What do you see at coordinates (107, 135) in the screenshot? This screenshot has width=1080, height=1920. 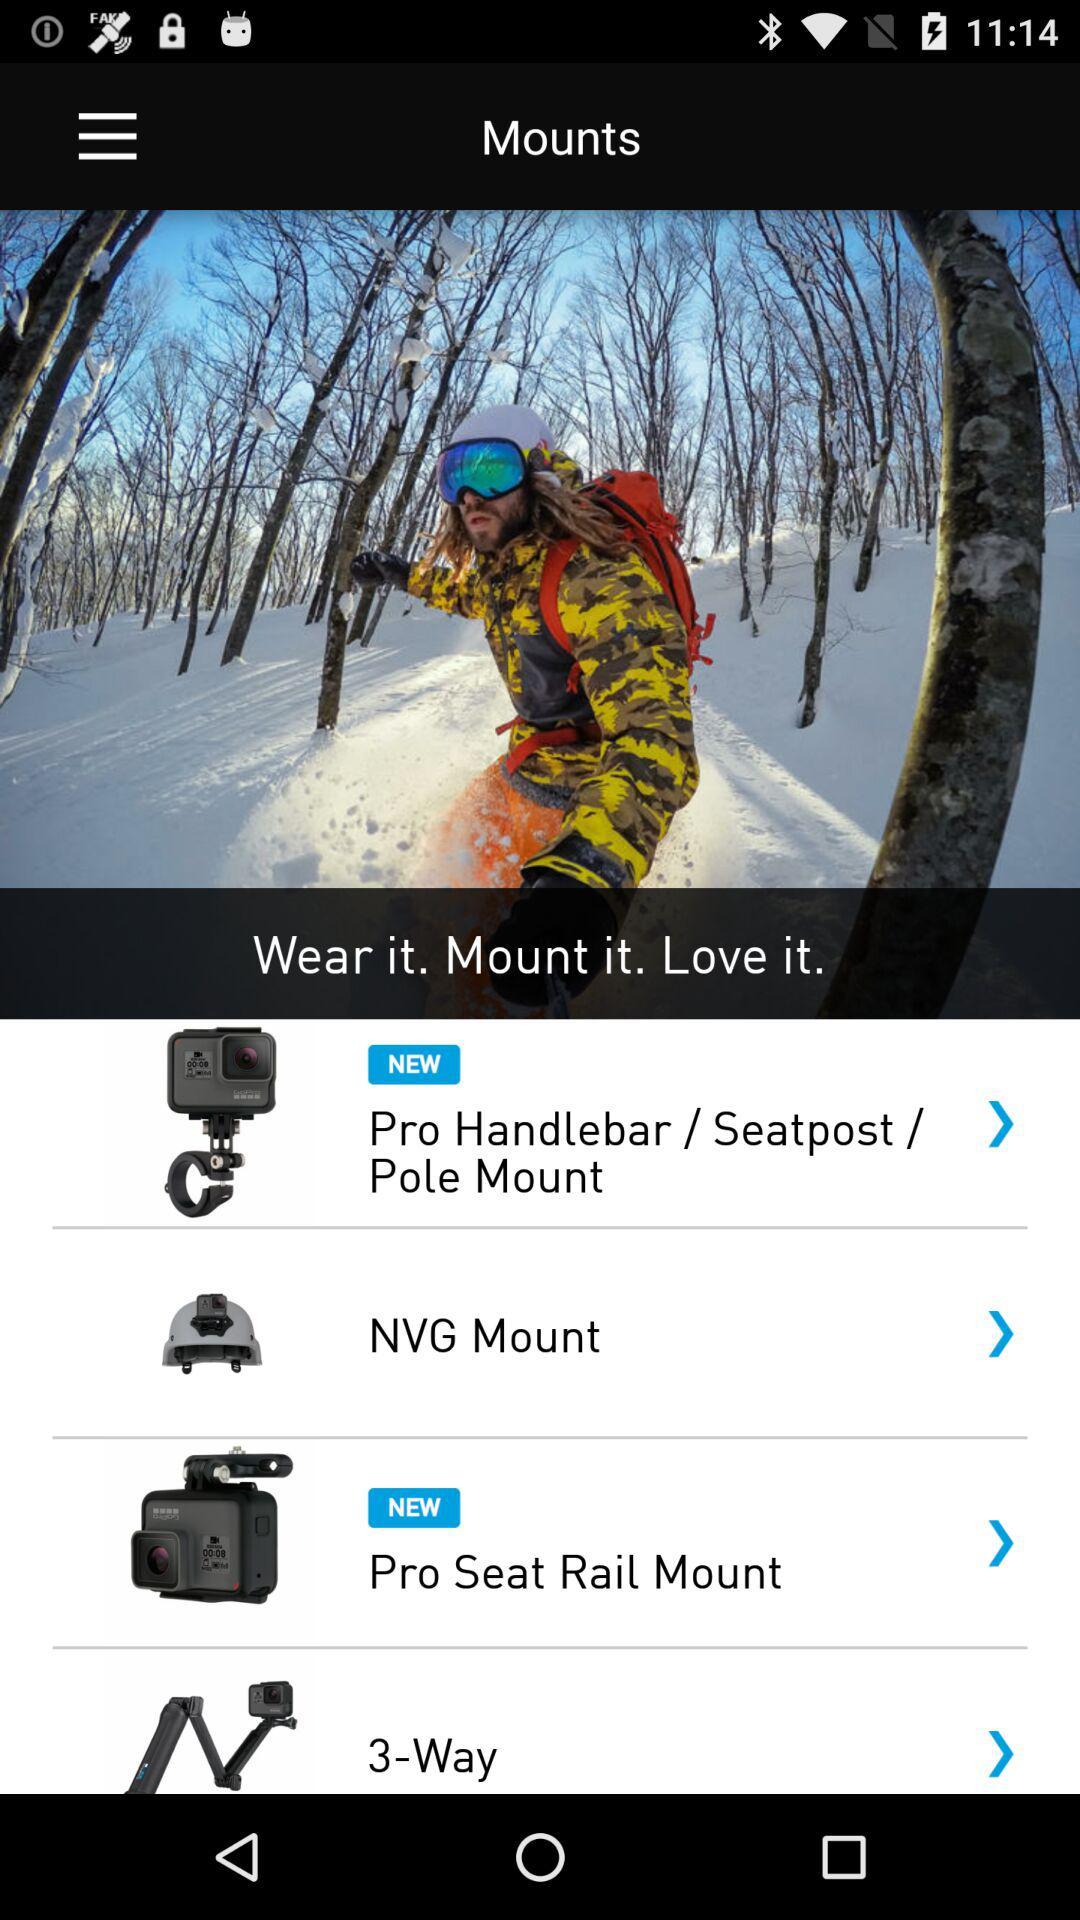 I see `menu` at bounding box center [107, 135].